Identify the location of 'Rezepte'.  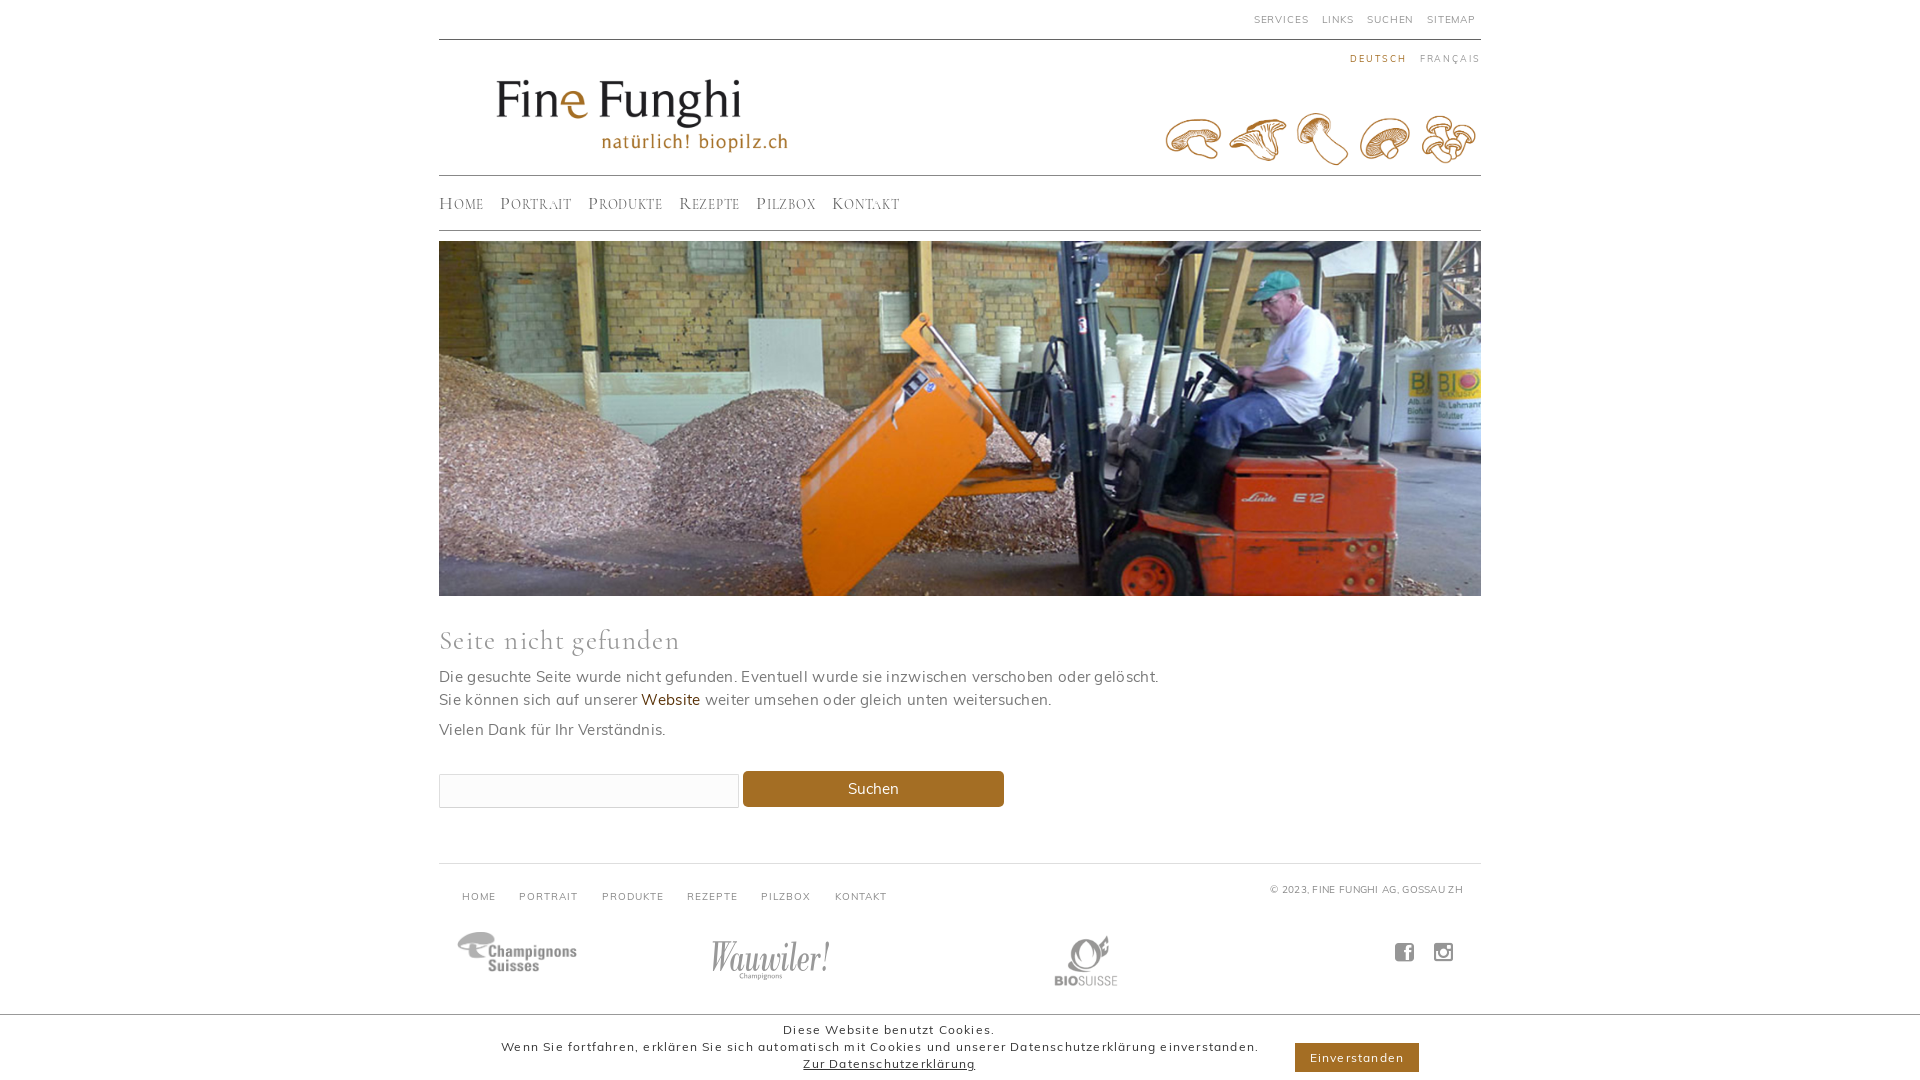
(717, 203).